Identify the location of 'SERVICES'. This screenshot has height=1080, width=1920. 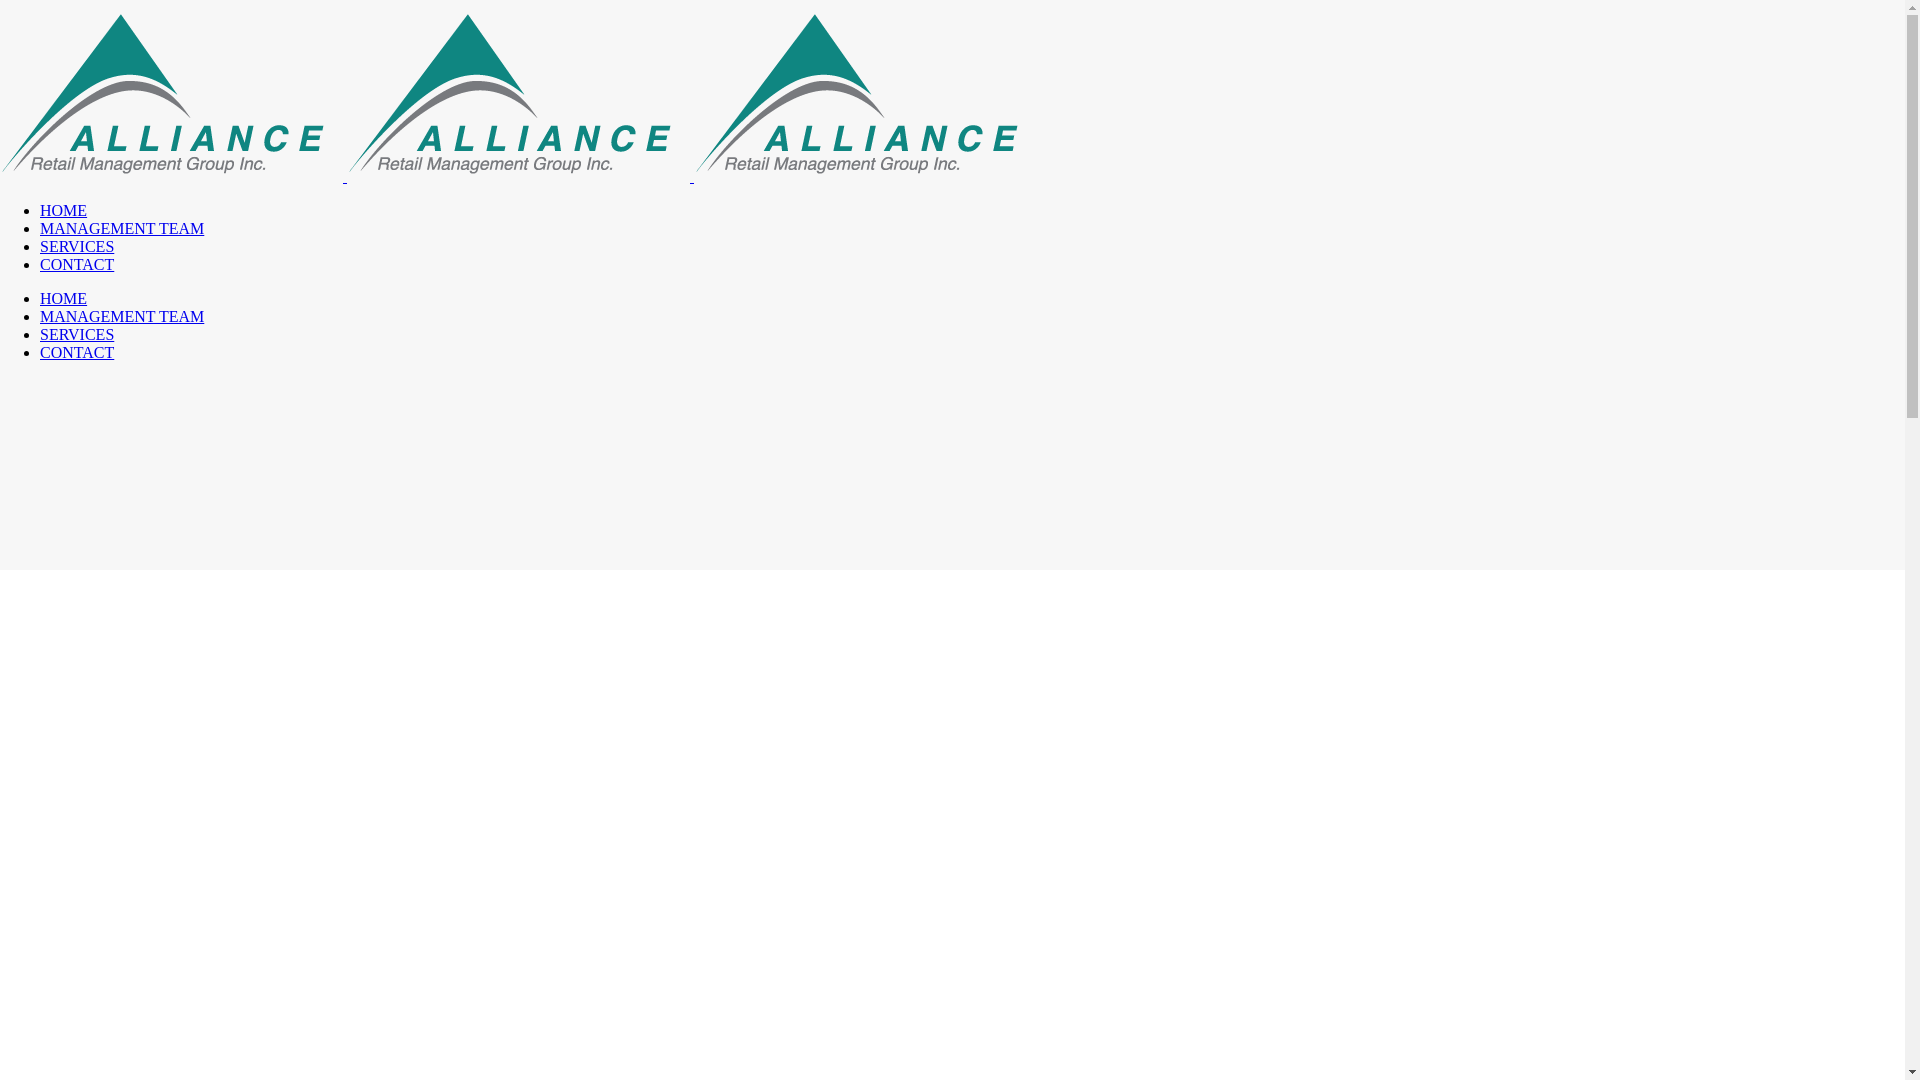
(39, 245).